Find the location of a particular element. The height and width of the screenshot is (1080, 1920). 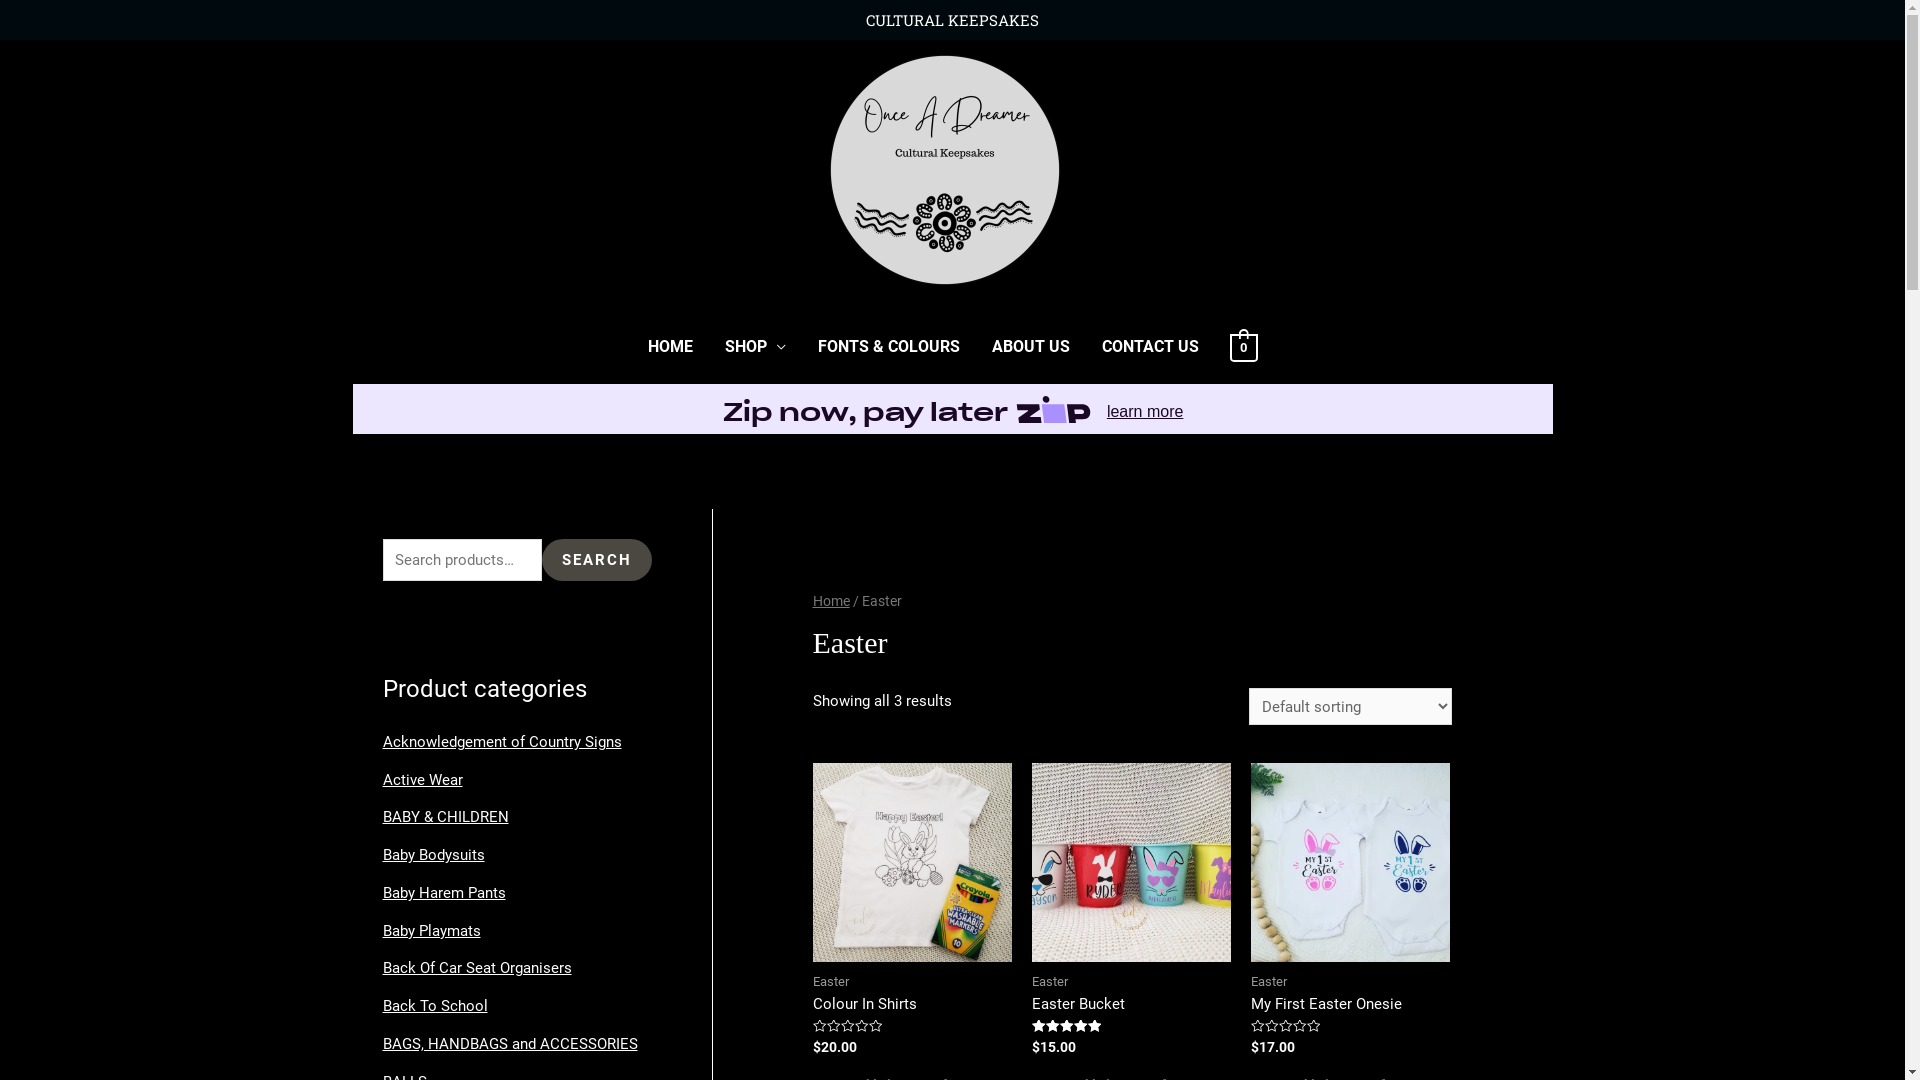

'FONTS & COLOURS' is located at coordinates (887, 346).